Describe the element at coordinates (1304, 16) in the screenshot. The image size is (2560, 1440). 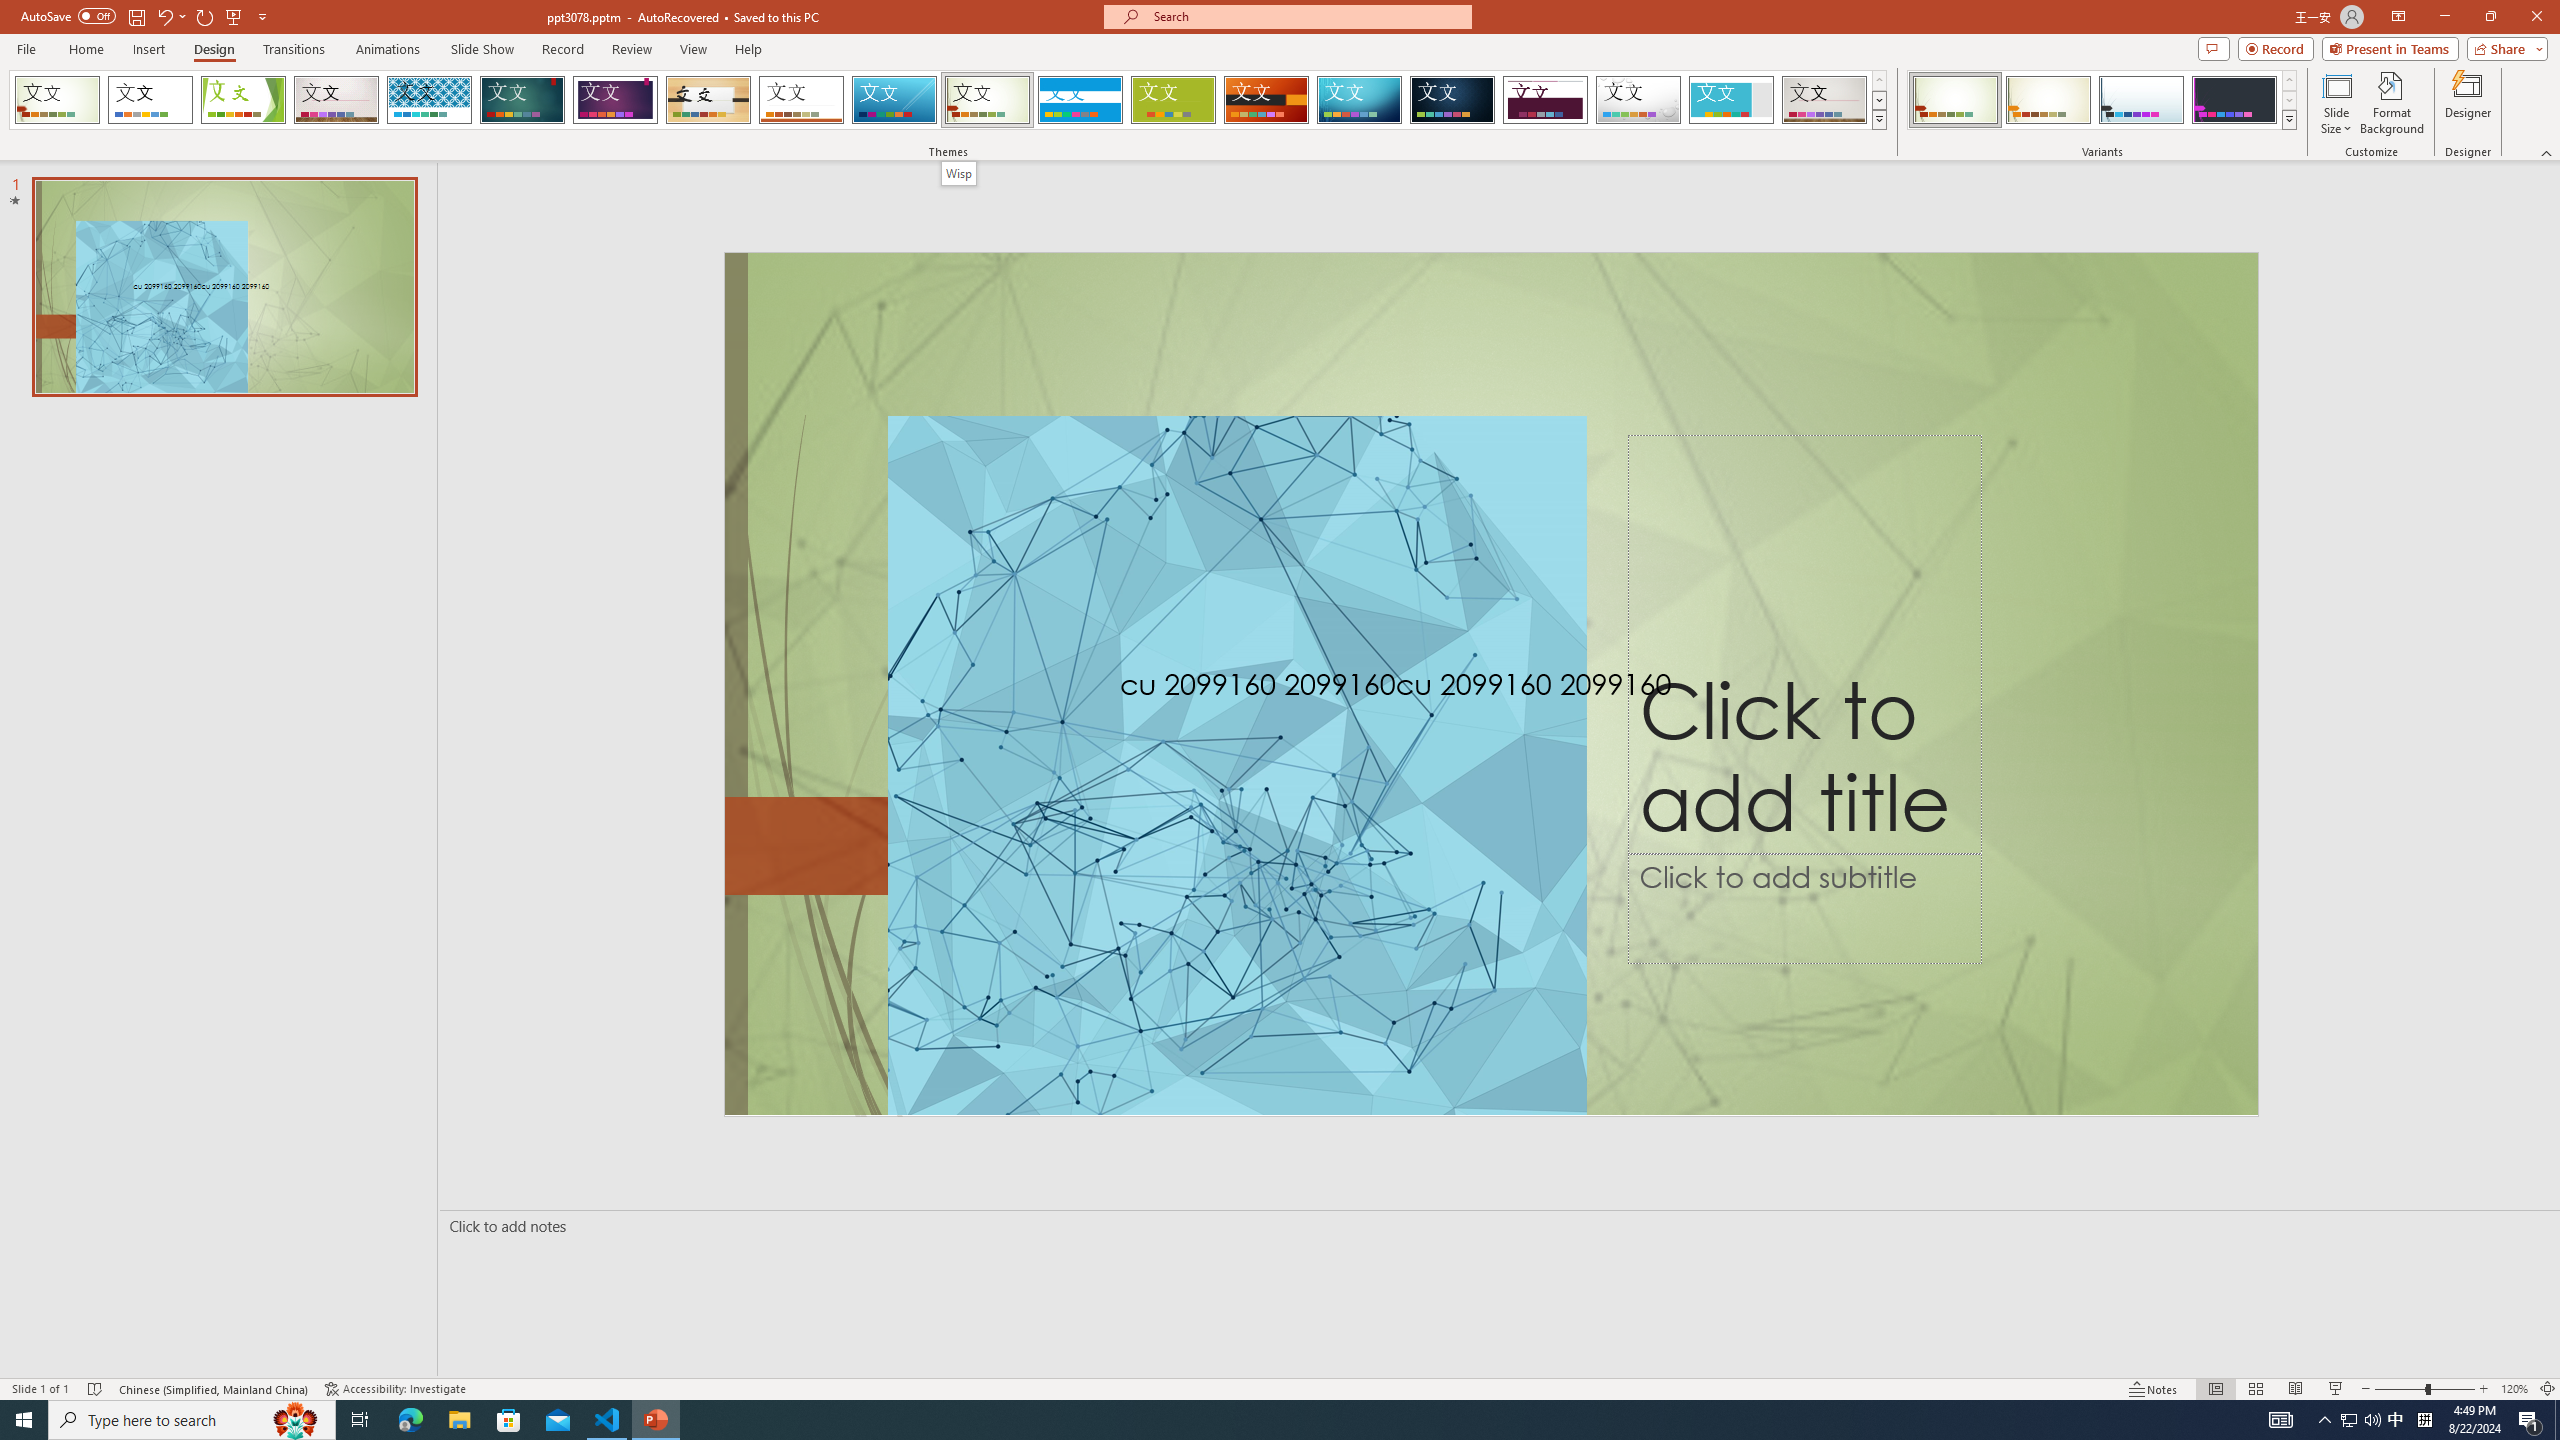
I see `'Microsoft search'` at that location.